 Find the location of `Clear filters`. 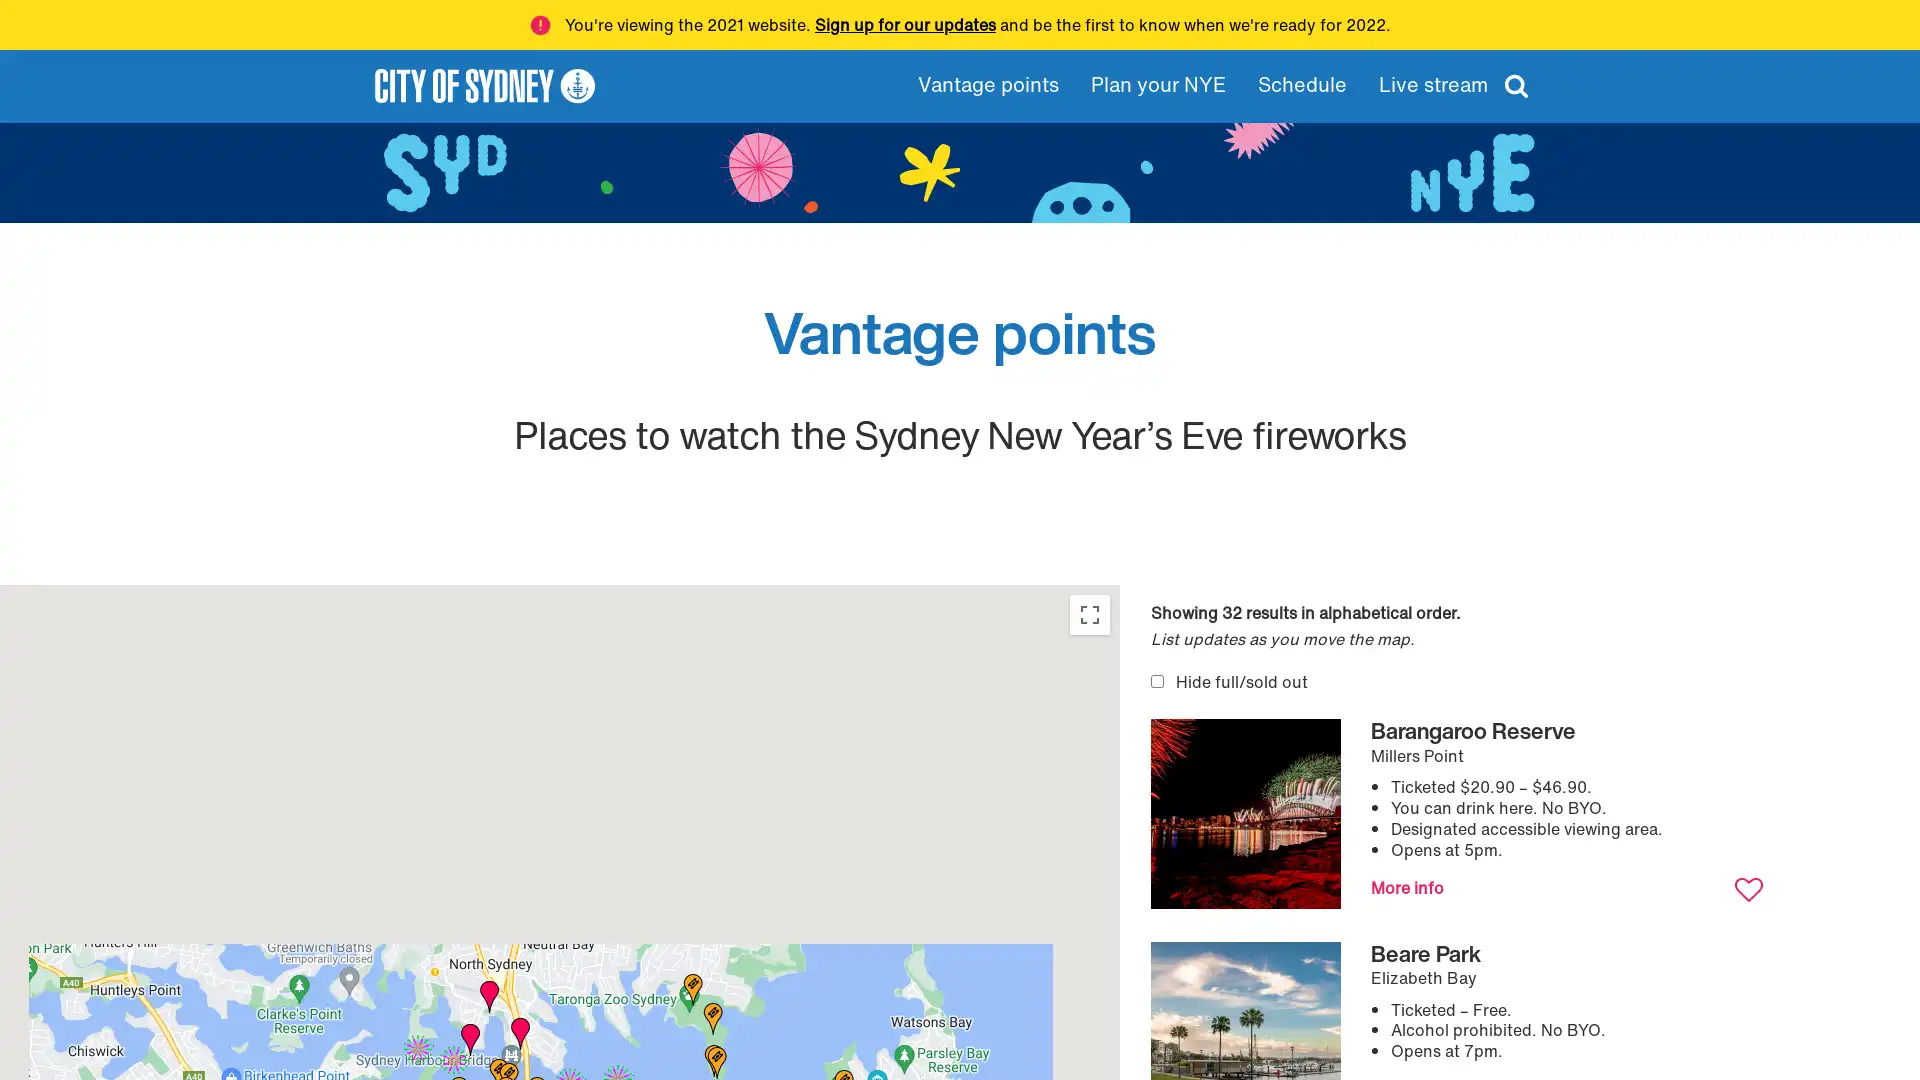

Clear filters is located at coordinates (486, 163).